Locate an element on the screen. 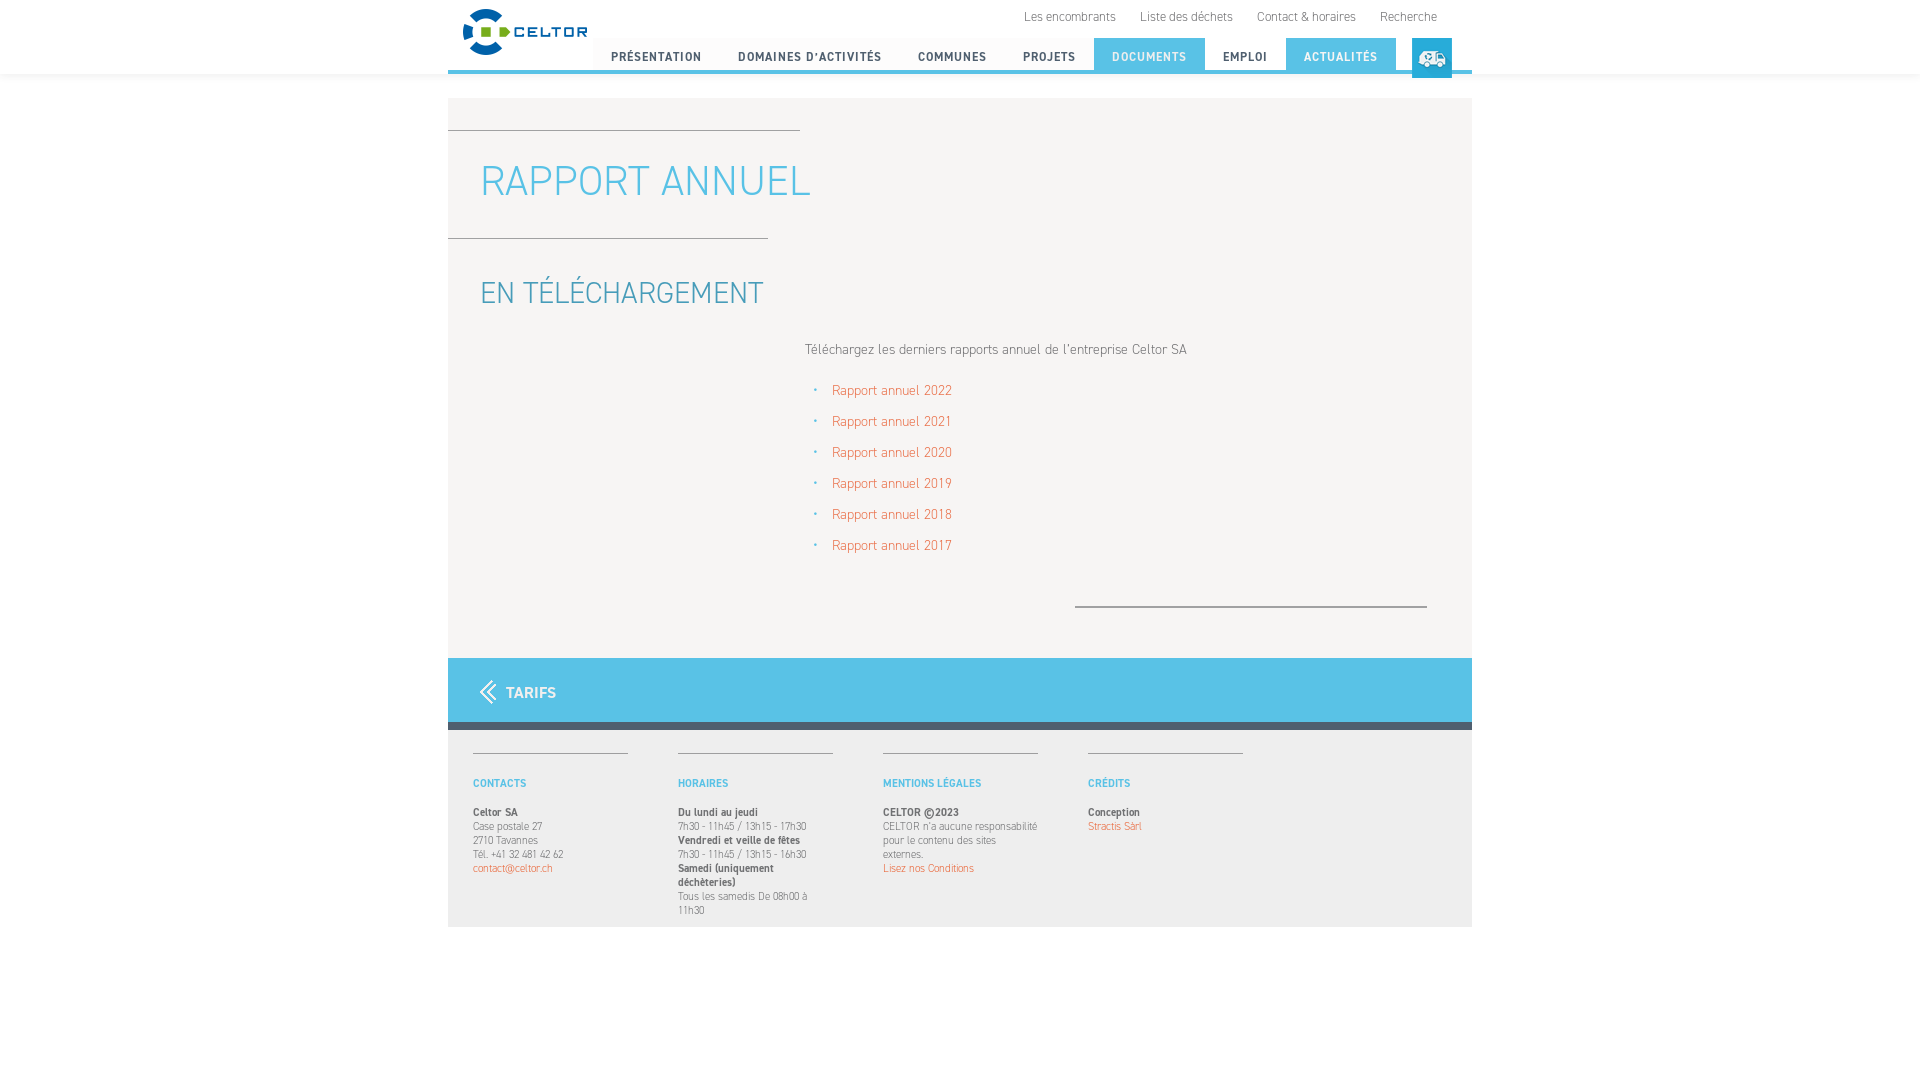 This screenshot has width=1920, height=1080. 'EMPLOI' is located at coordinates (1244, 56).